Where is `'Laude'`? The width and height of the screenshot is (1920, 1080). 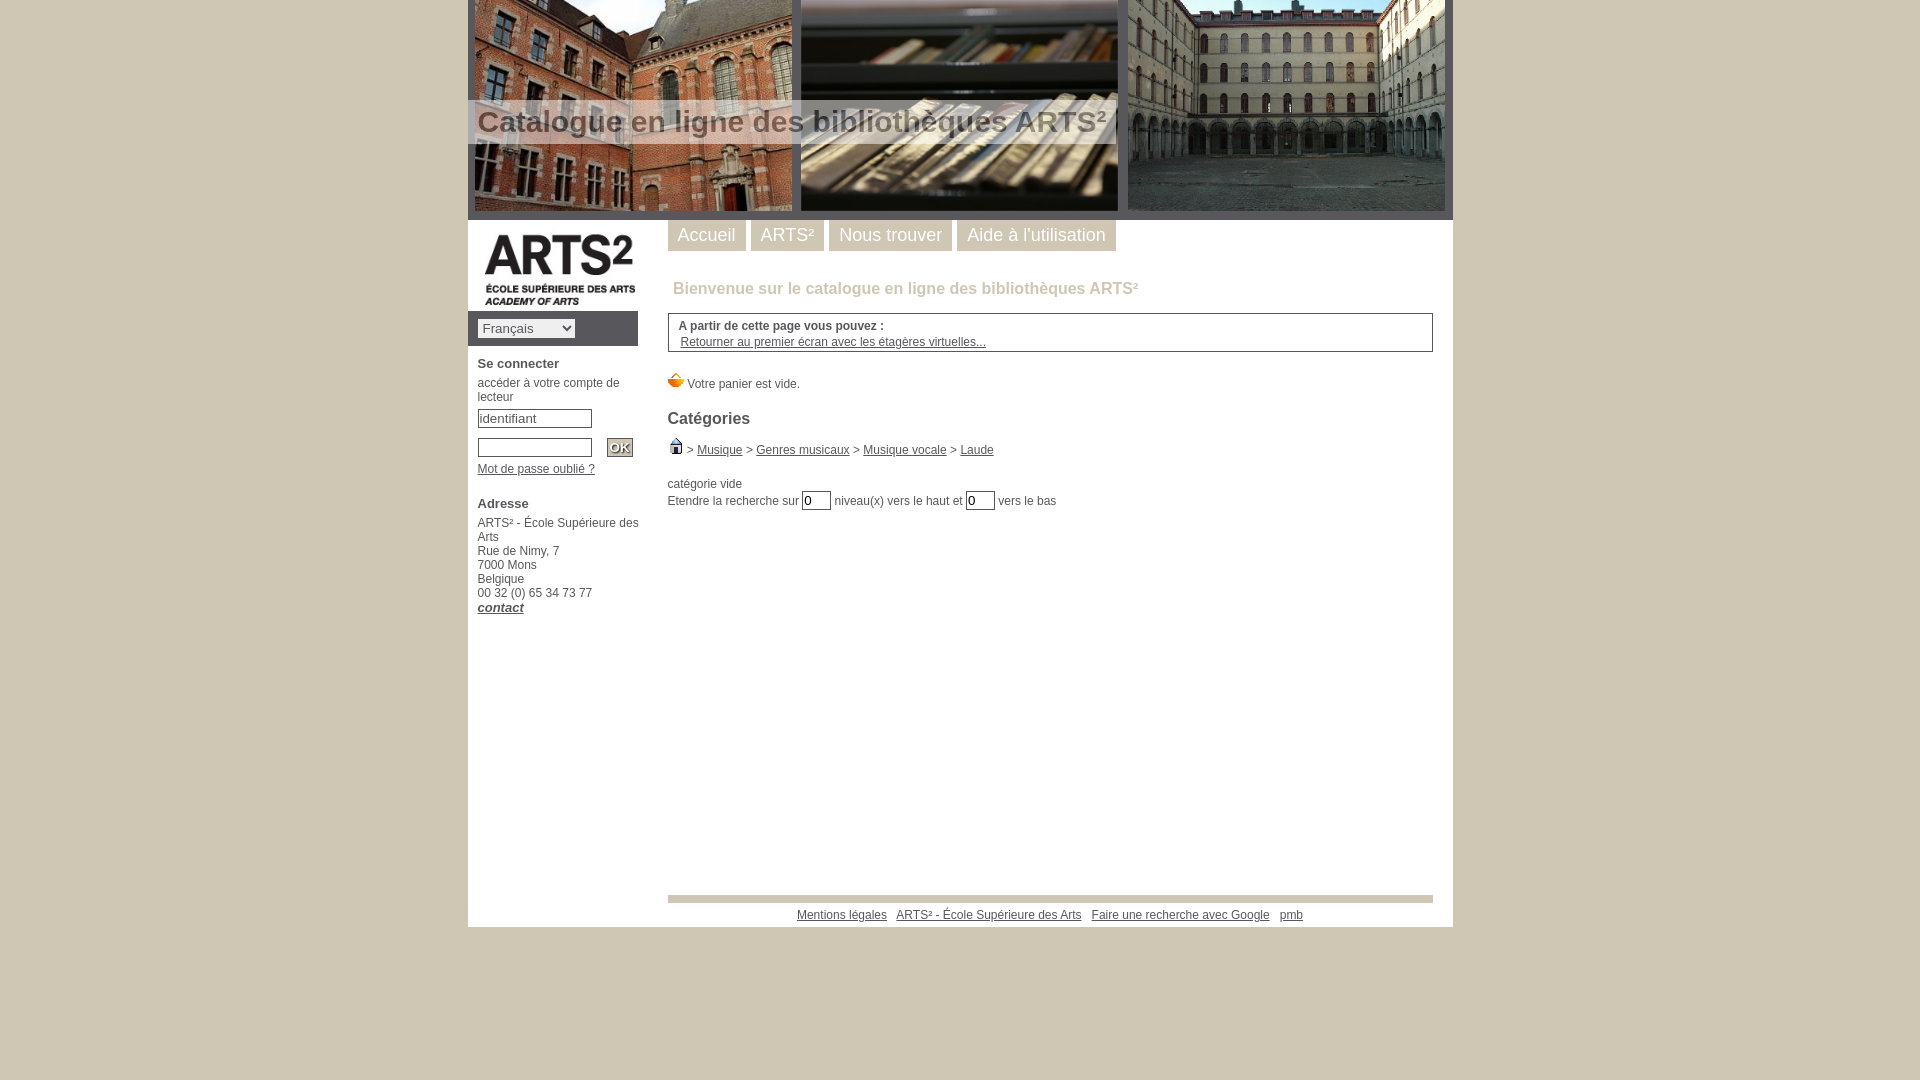 'Laude' is located at coordinates (976, 450).